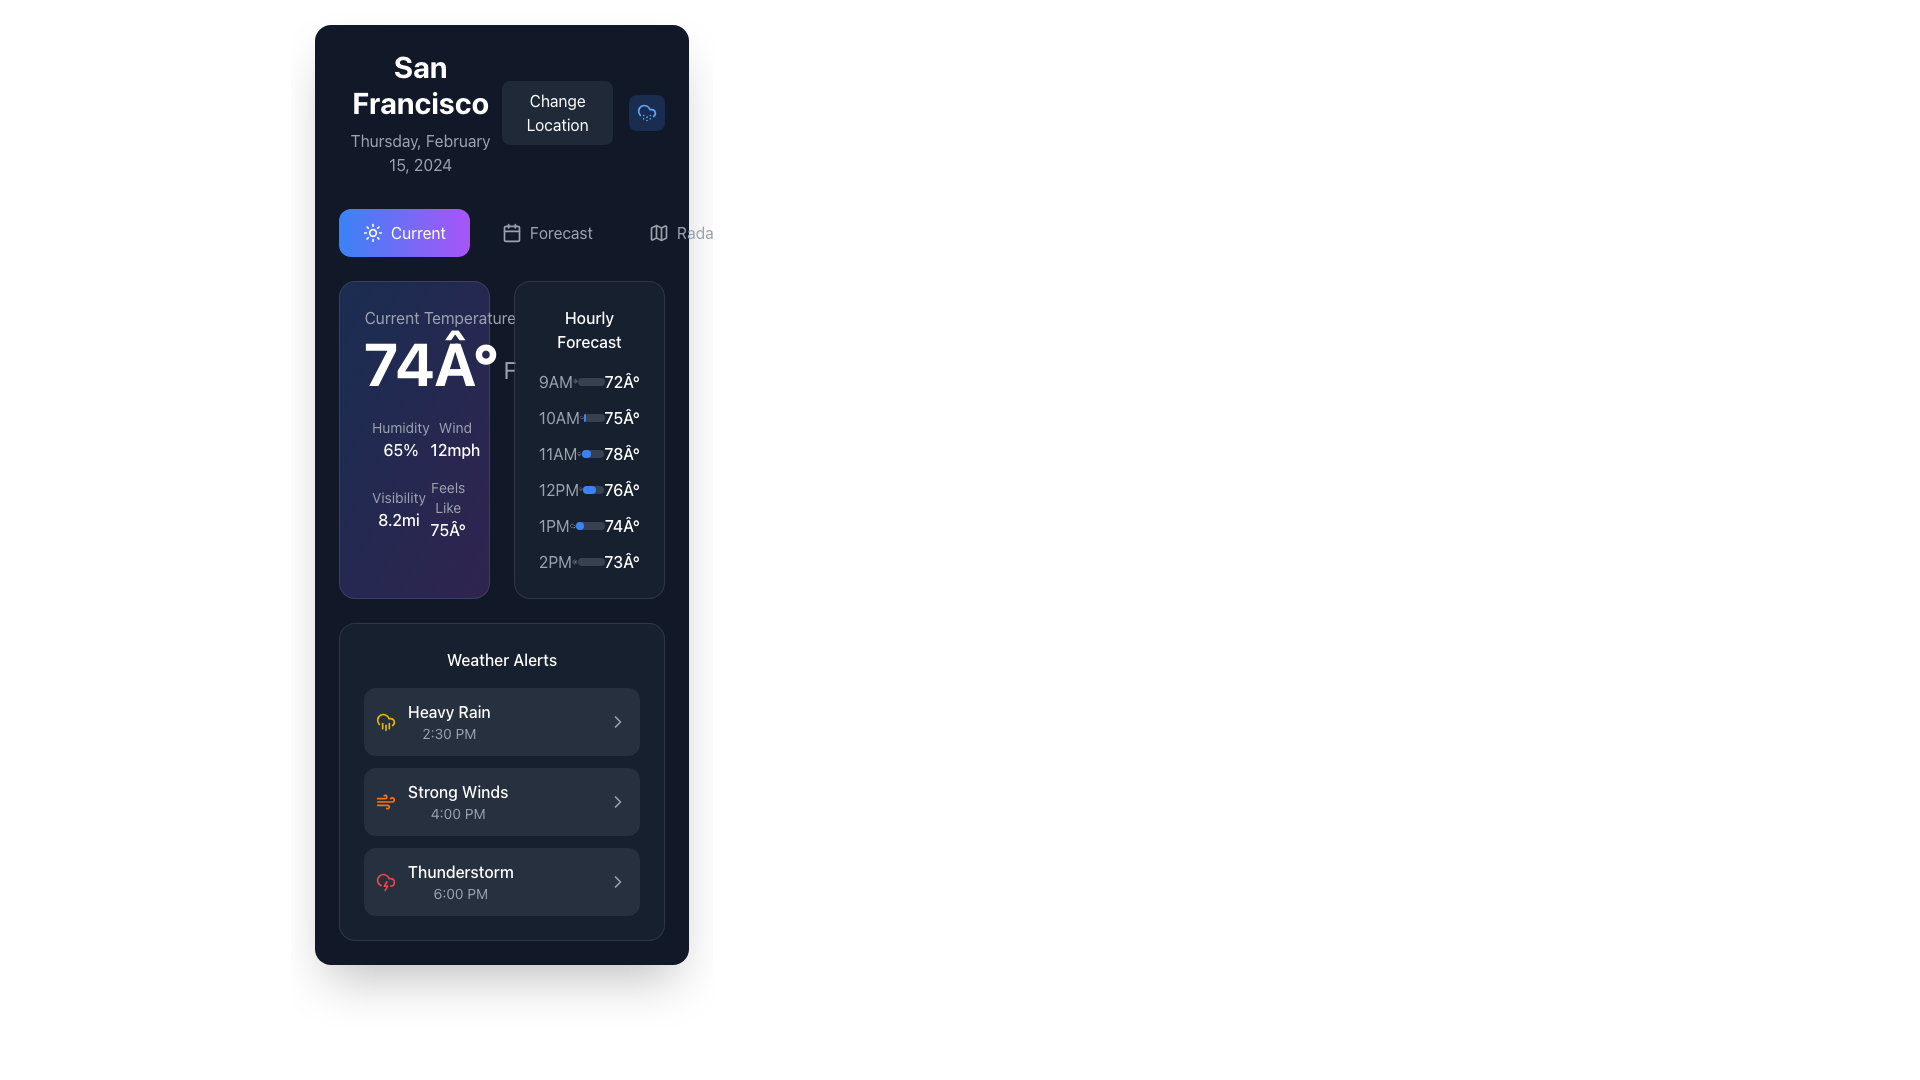 This screenshot has width=1920, height=1080. I want to click on the third weather alert card for a thunderstorm occurring at 6:00 PM, so click(502, 881).